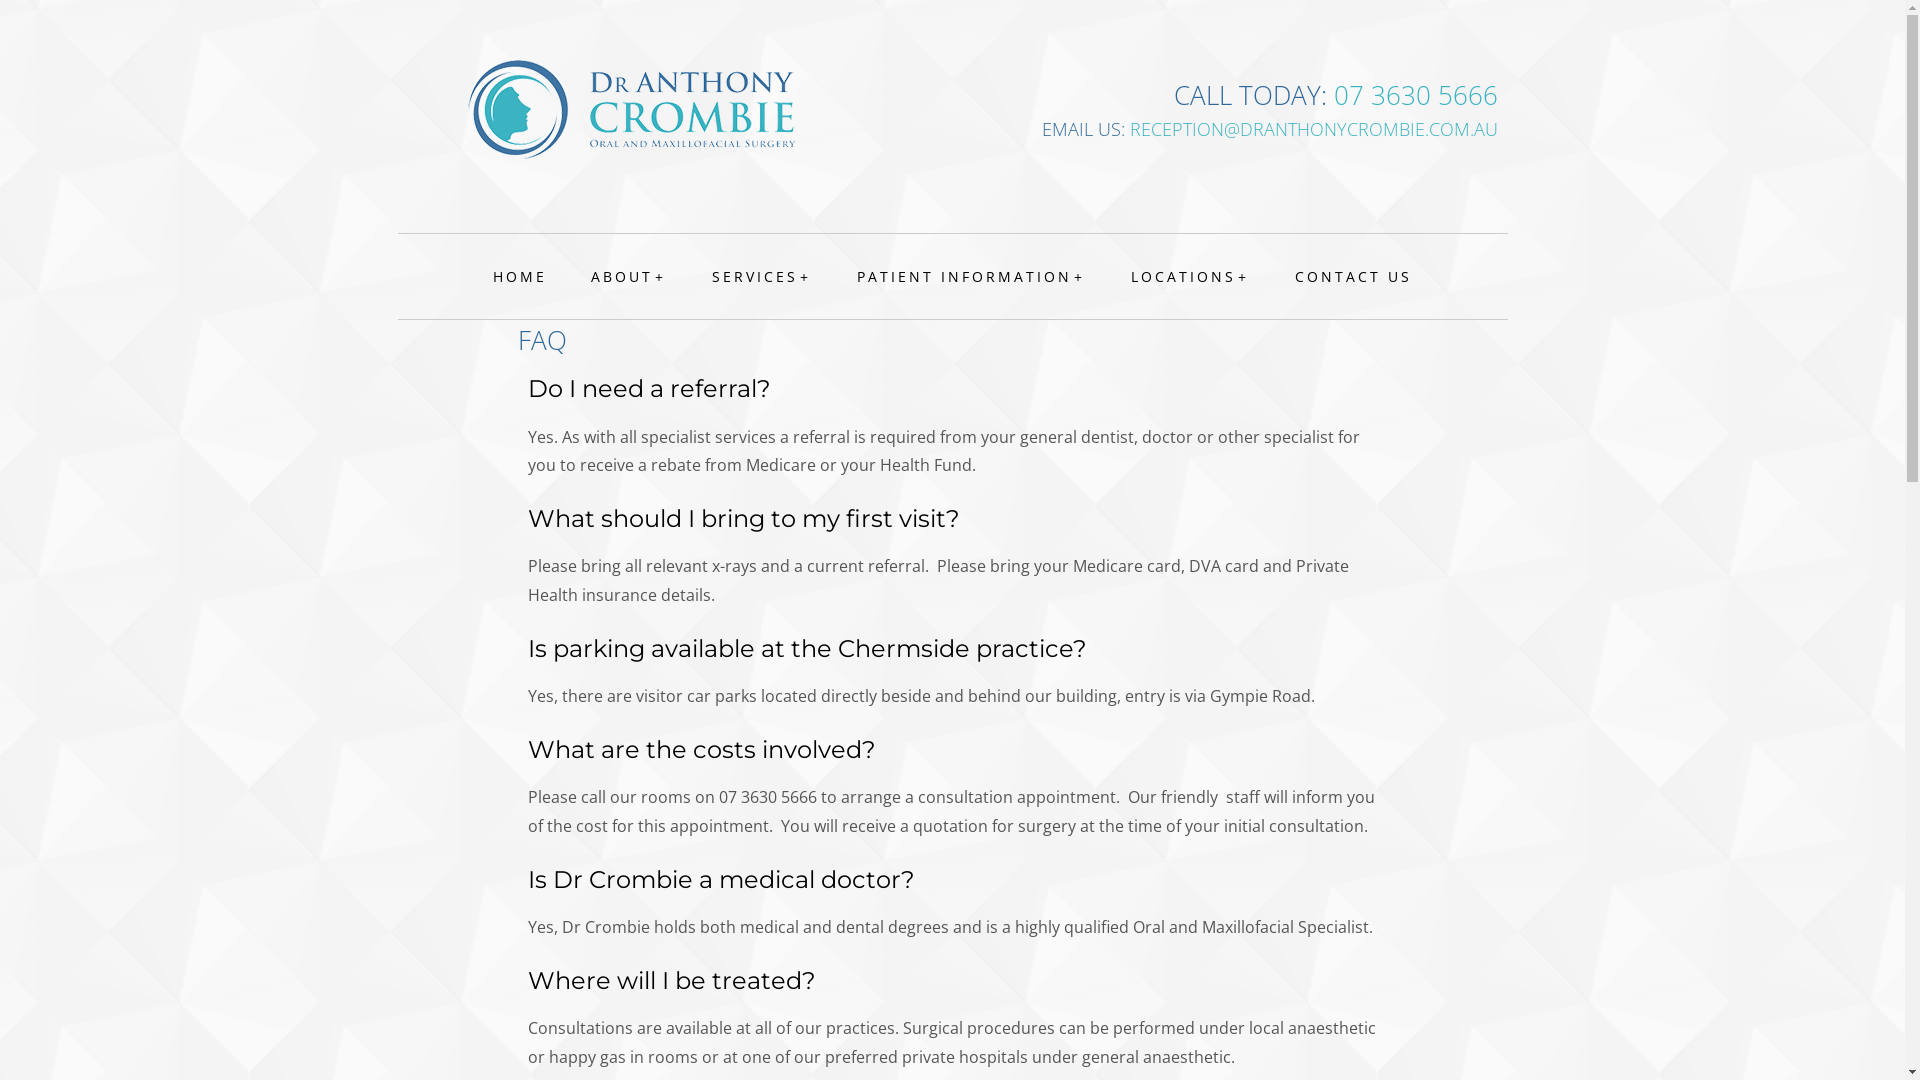 This screenshot has height=1080, width=1920. Describe the element at coordinates (519, 276) in the screenshot. I see `'HOME'` at that location.